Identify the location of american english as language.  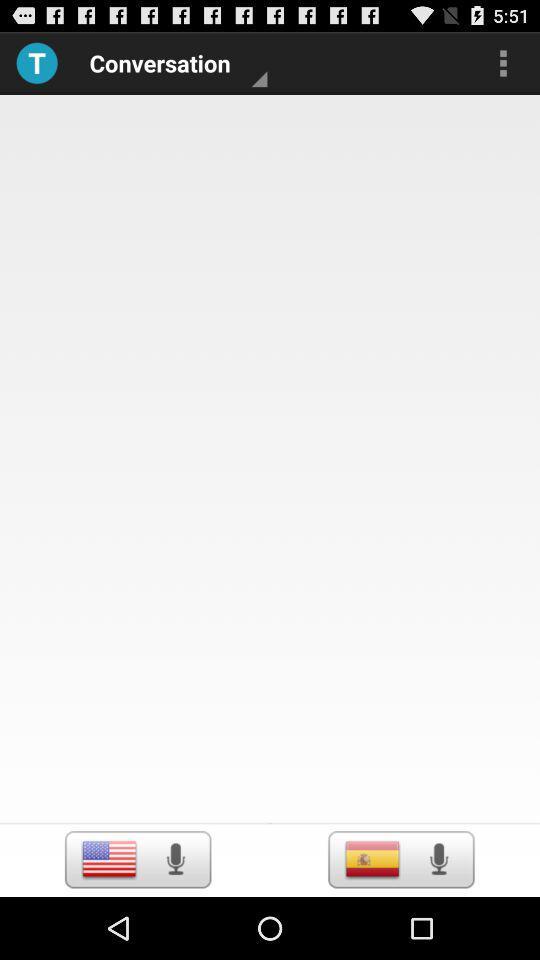
(109, 858).